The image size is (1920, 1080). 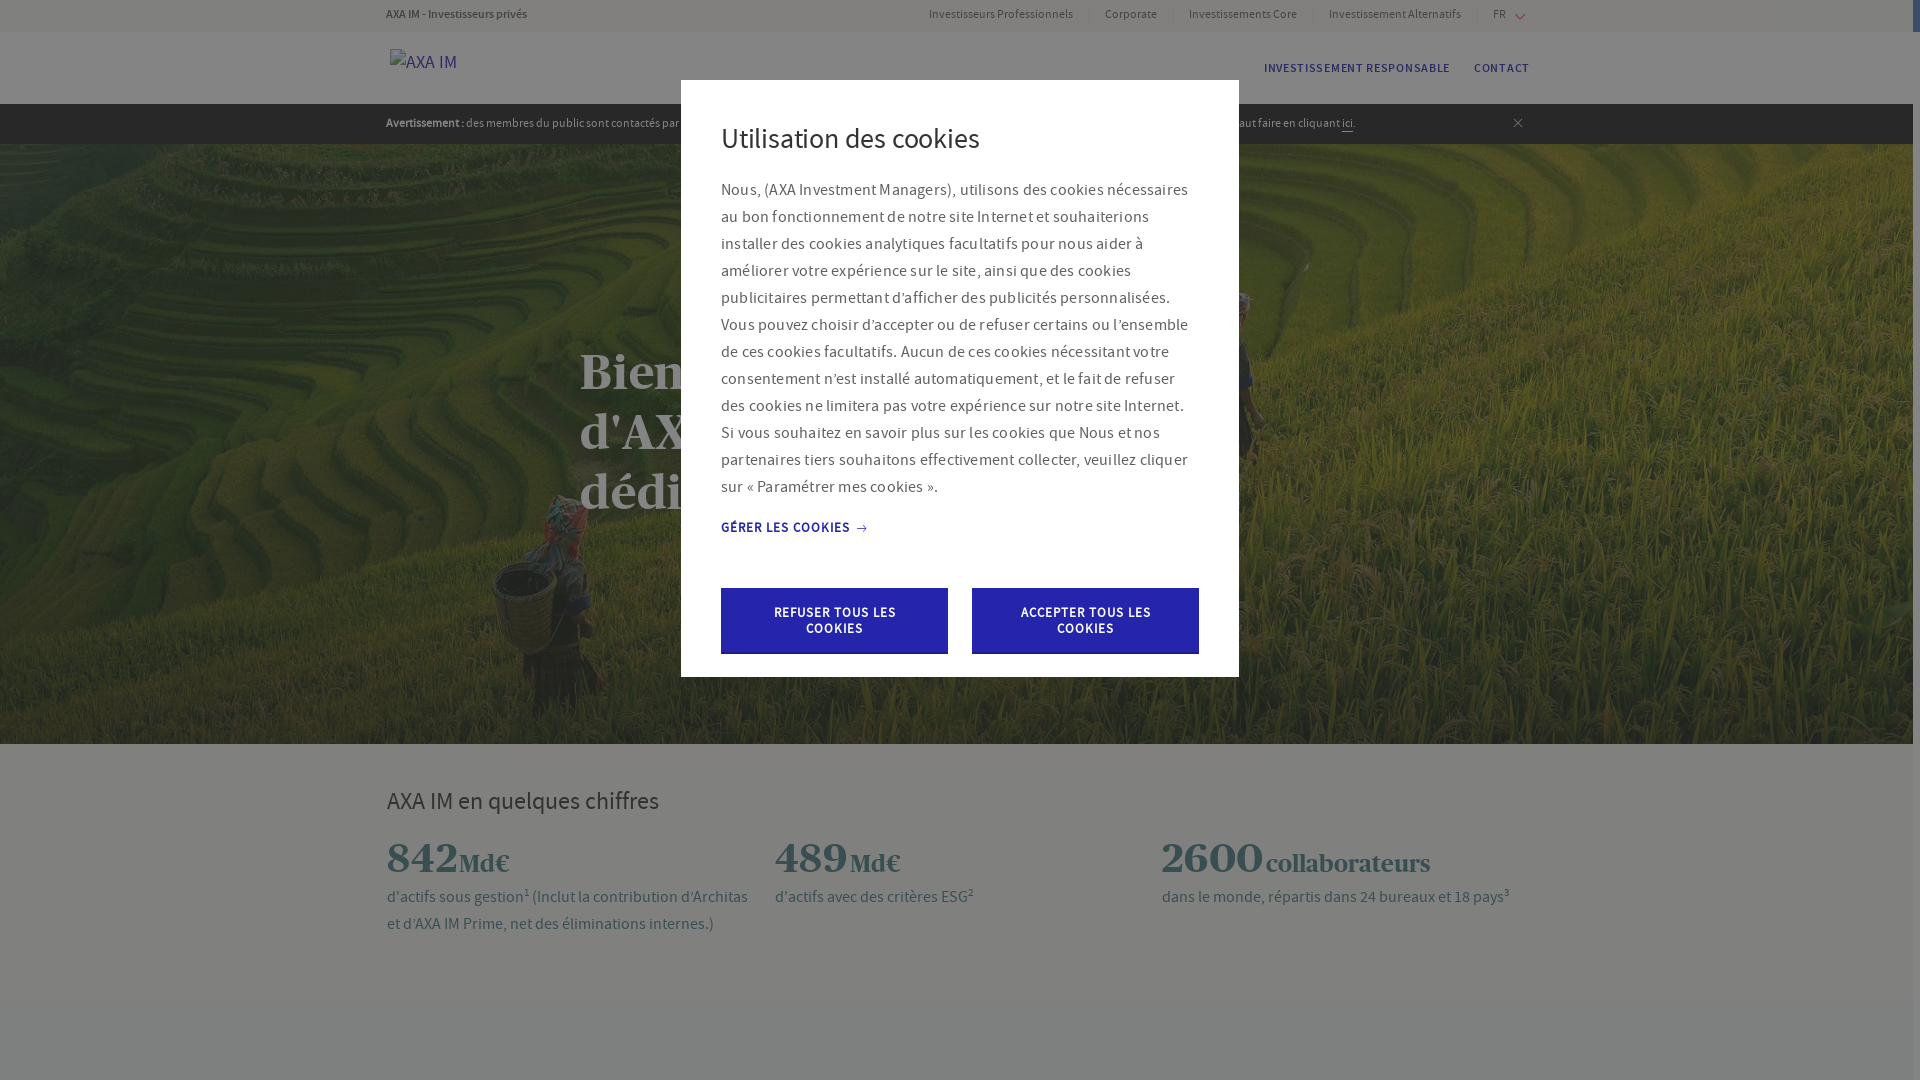 What do you see at coordinates (970, 891) in the screenshot?
I see `'2'` at bounding box center [970, 891].